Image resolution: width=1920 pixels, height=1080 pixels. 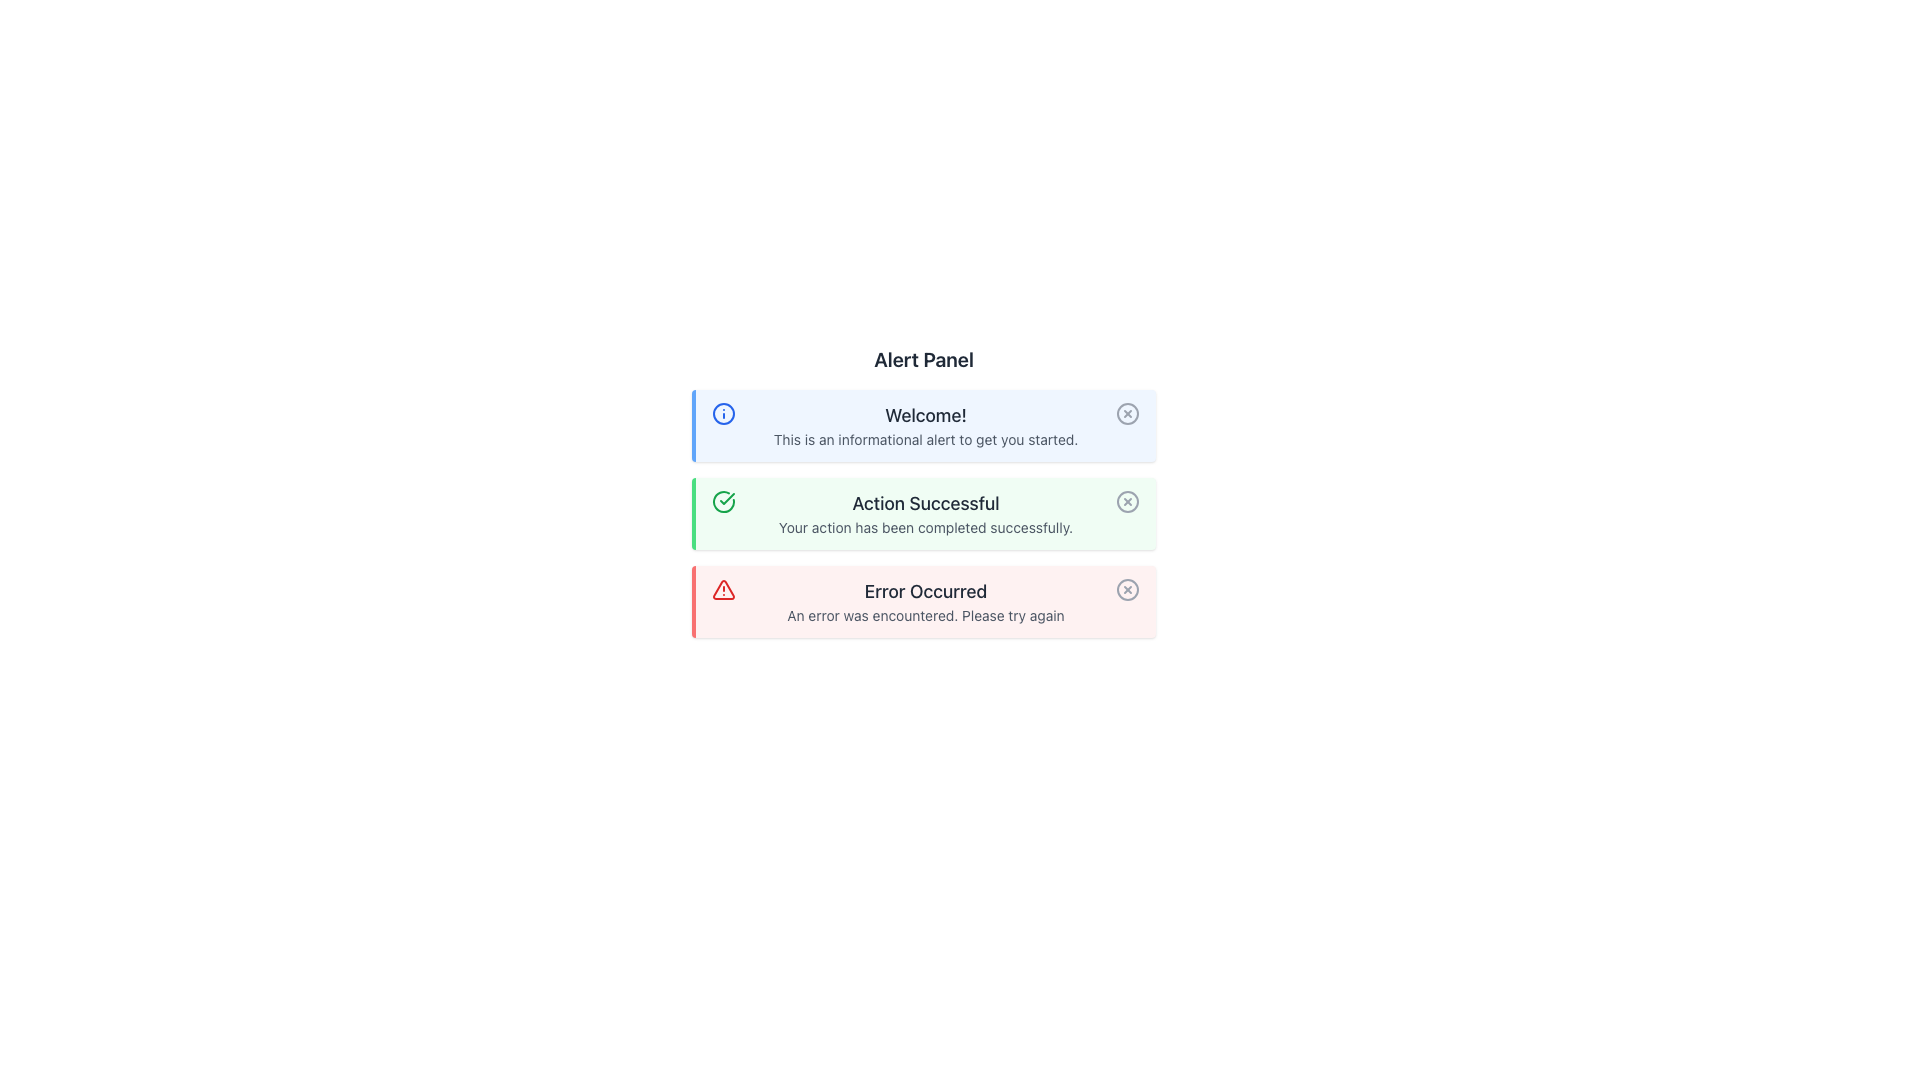 I want to click on success message text displayed in the second alert of the notification panel, positioned between 'Welcome!' and 'Error Occurred', so click(x=925, y=512).